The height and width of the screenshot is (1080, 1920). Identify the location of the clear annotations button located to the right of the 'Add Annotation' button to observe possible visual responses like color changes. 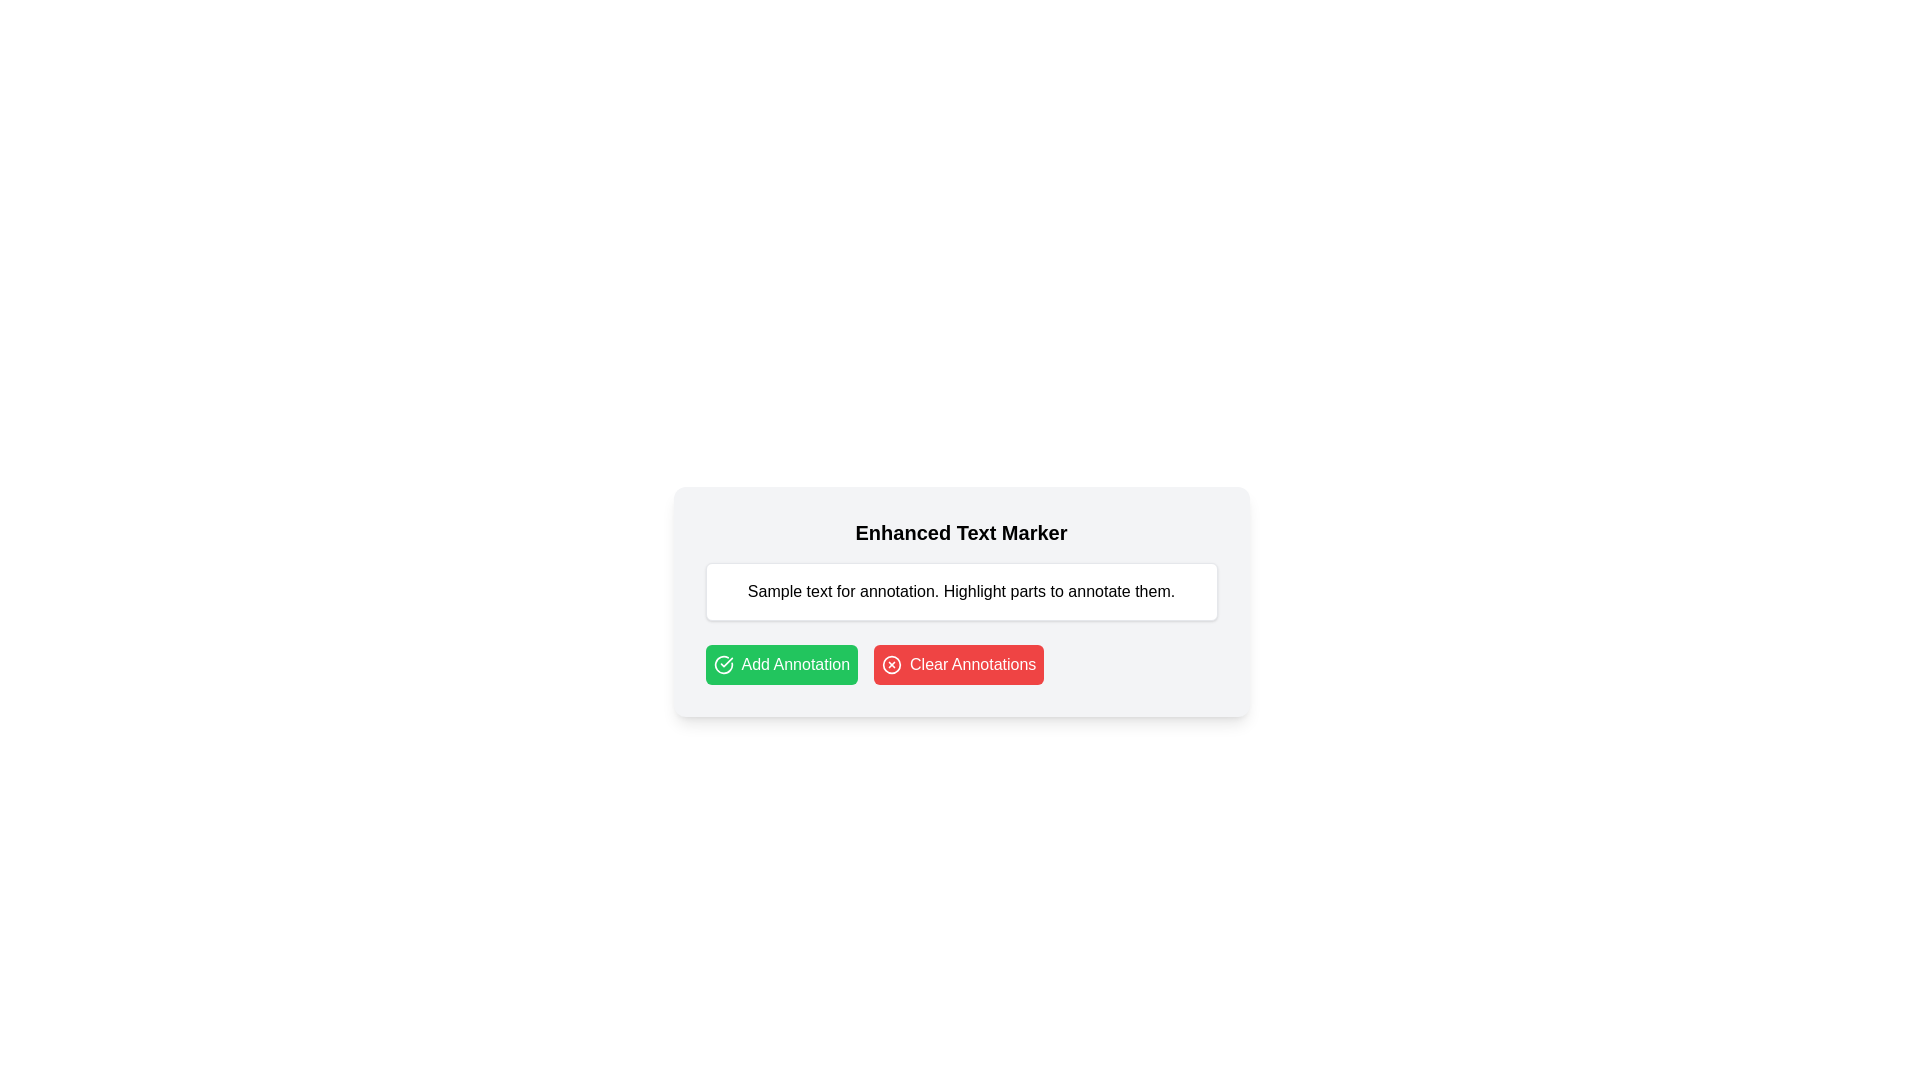
(958, 664).